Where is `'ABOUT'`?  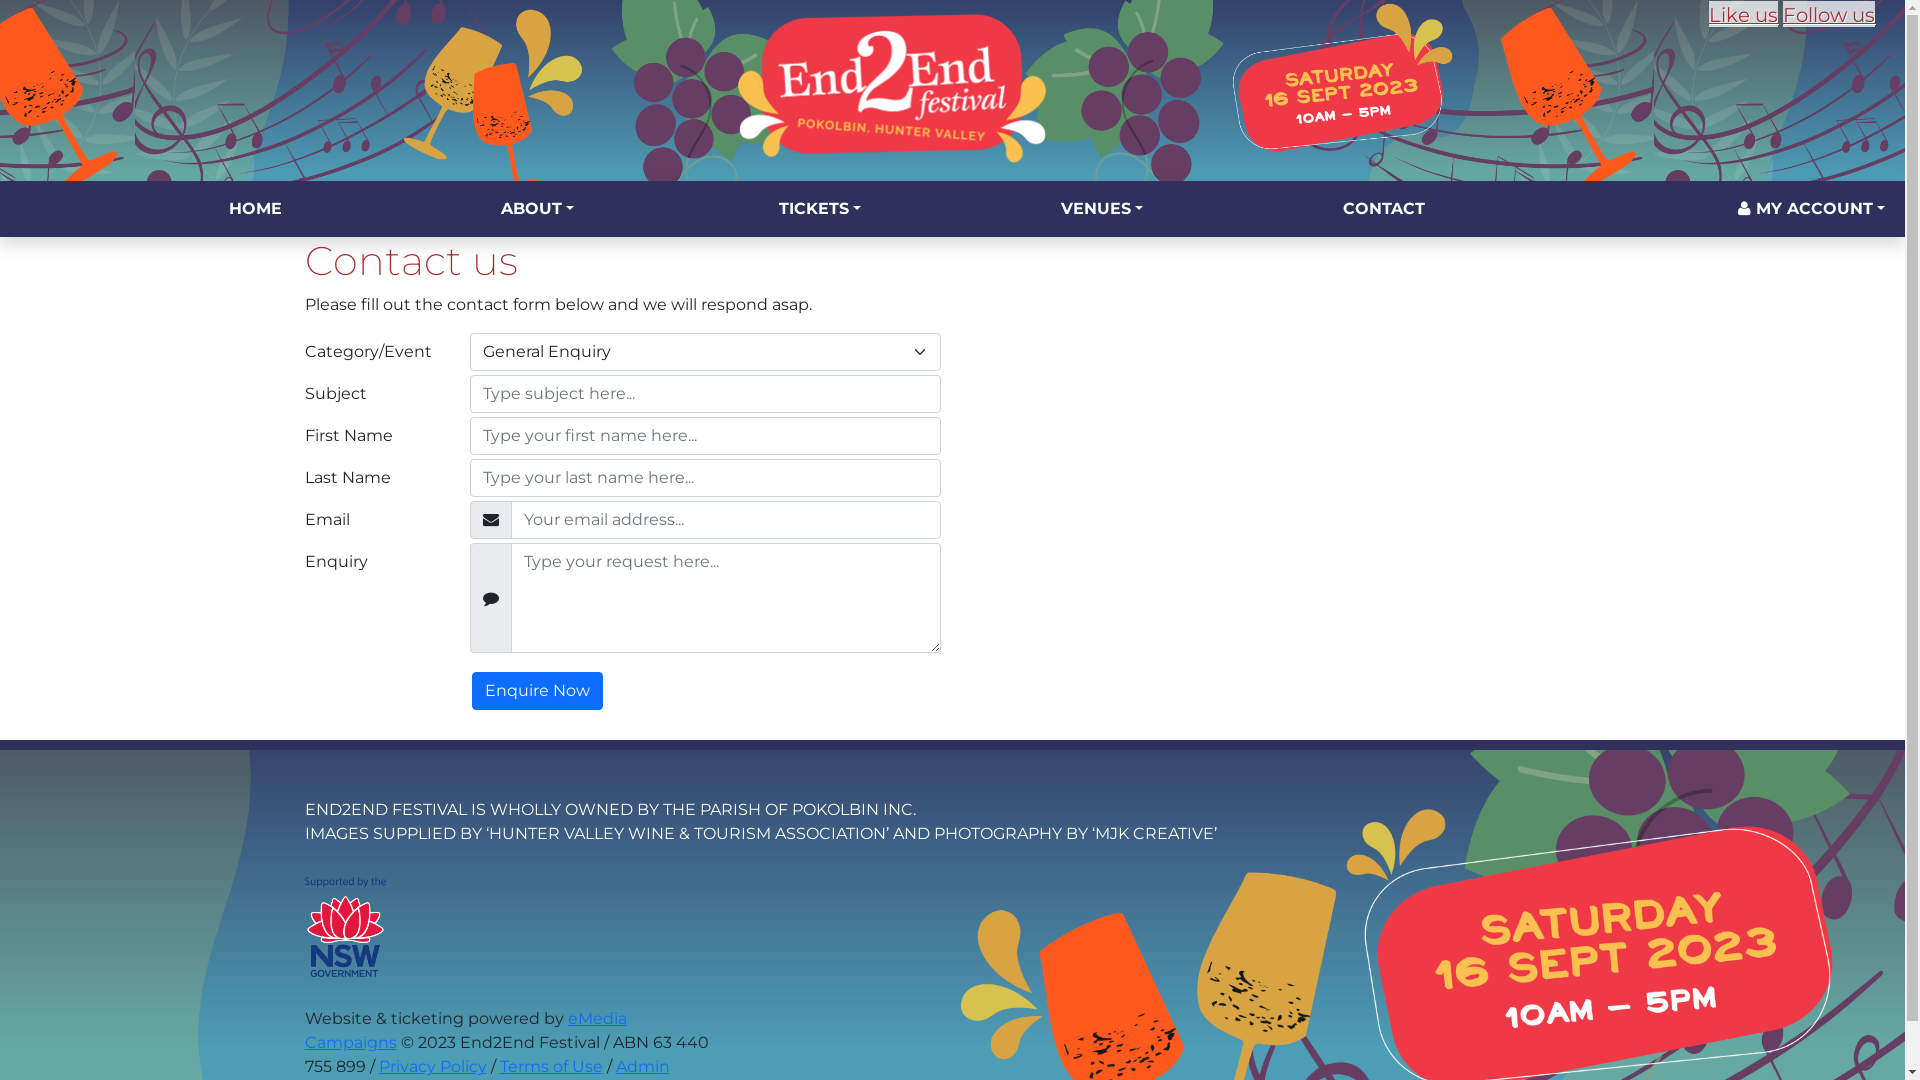
'ABOUT' is located at coordinates (537, 208).